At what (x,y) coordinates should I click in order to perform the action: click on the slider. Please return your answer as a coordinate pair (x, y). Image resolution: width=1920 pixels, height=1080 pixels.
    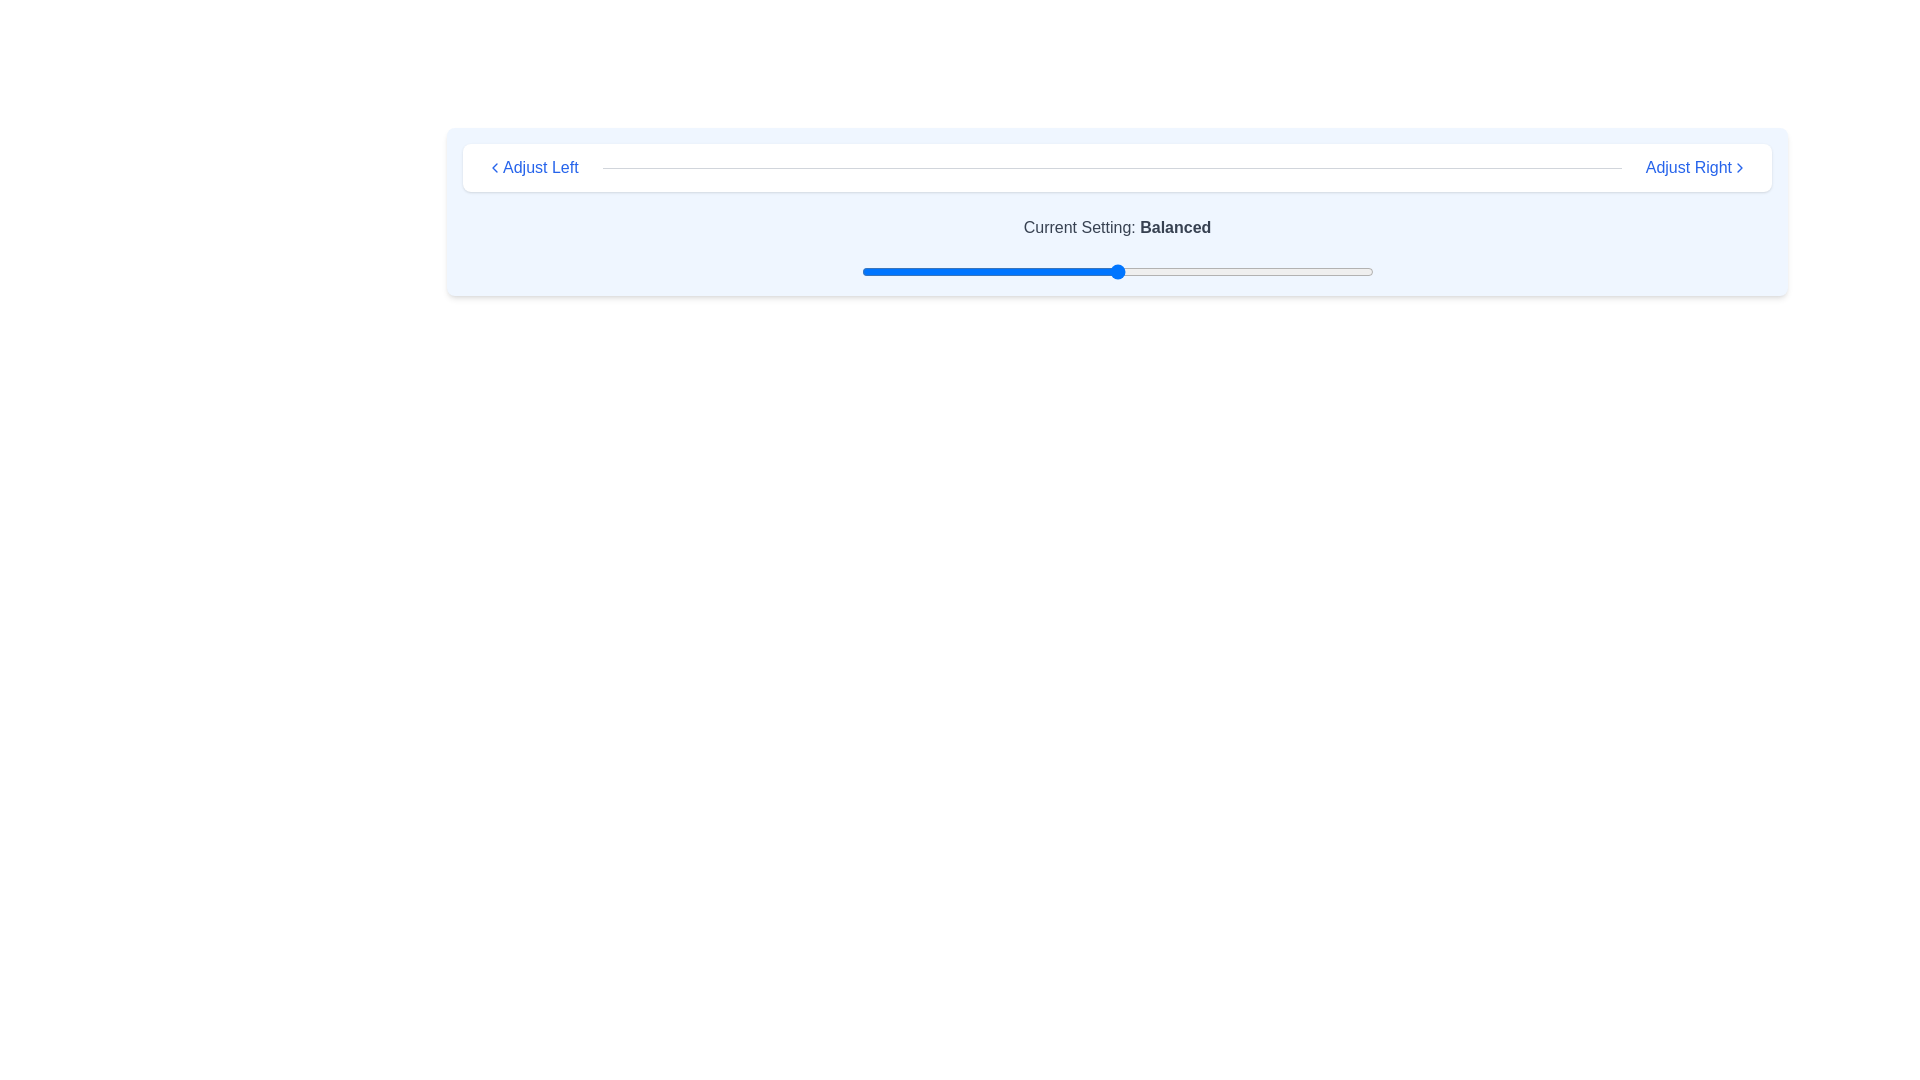
    Looking at the image, I should click on (1178, 272).